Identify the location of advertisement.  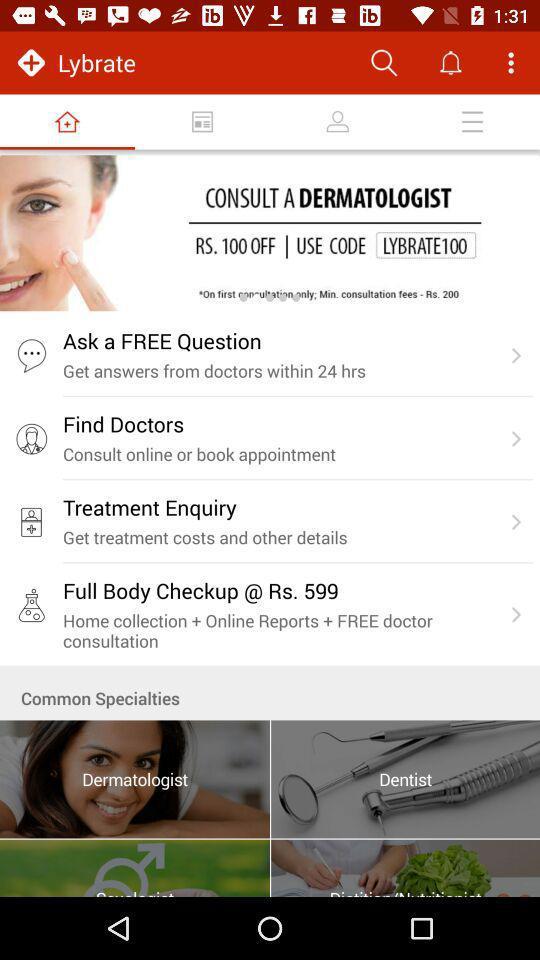
(270, 233).